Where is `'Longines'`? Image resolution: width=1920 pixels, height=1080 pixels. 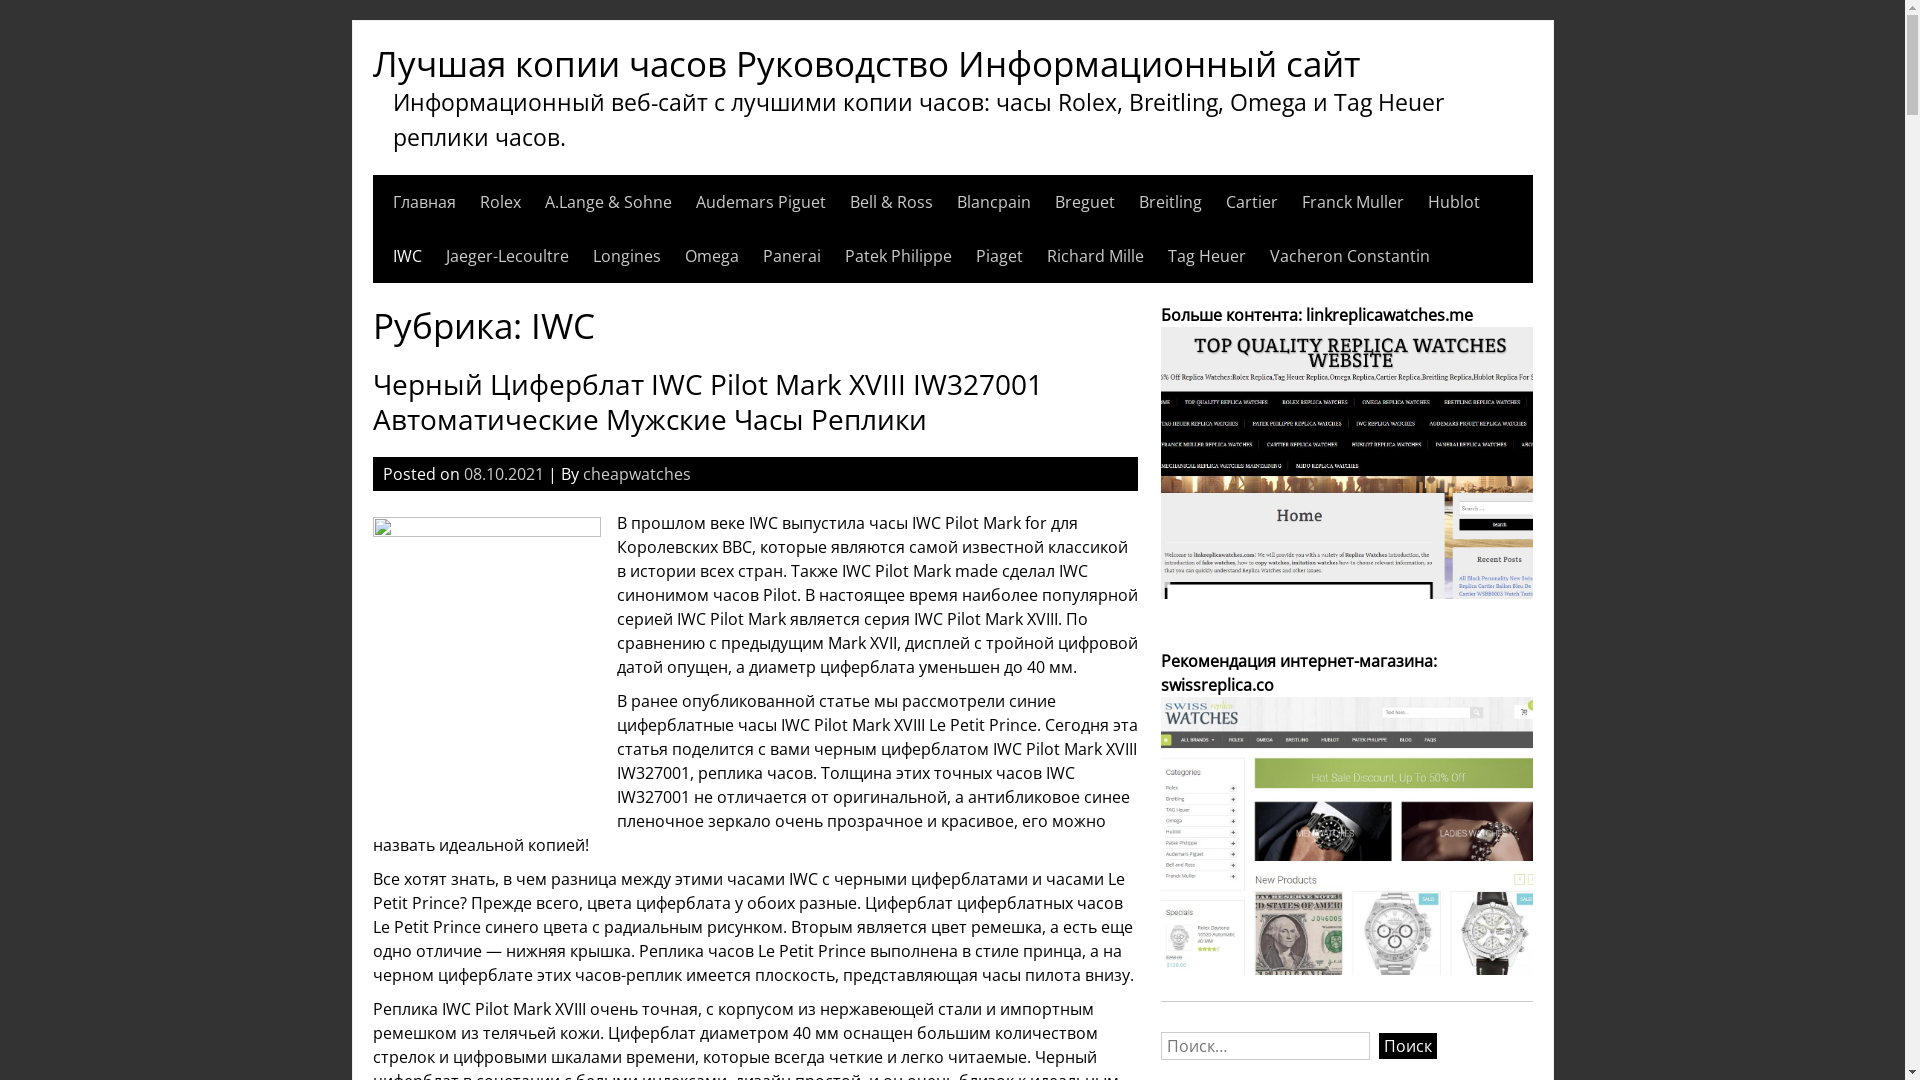
'Longines' is located at coordinates (624, 254).